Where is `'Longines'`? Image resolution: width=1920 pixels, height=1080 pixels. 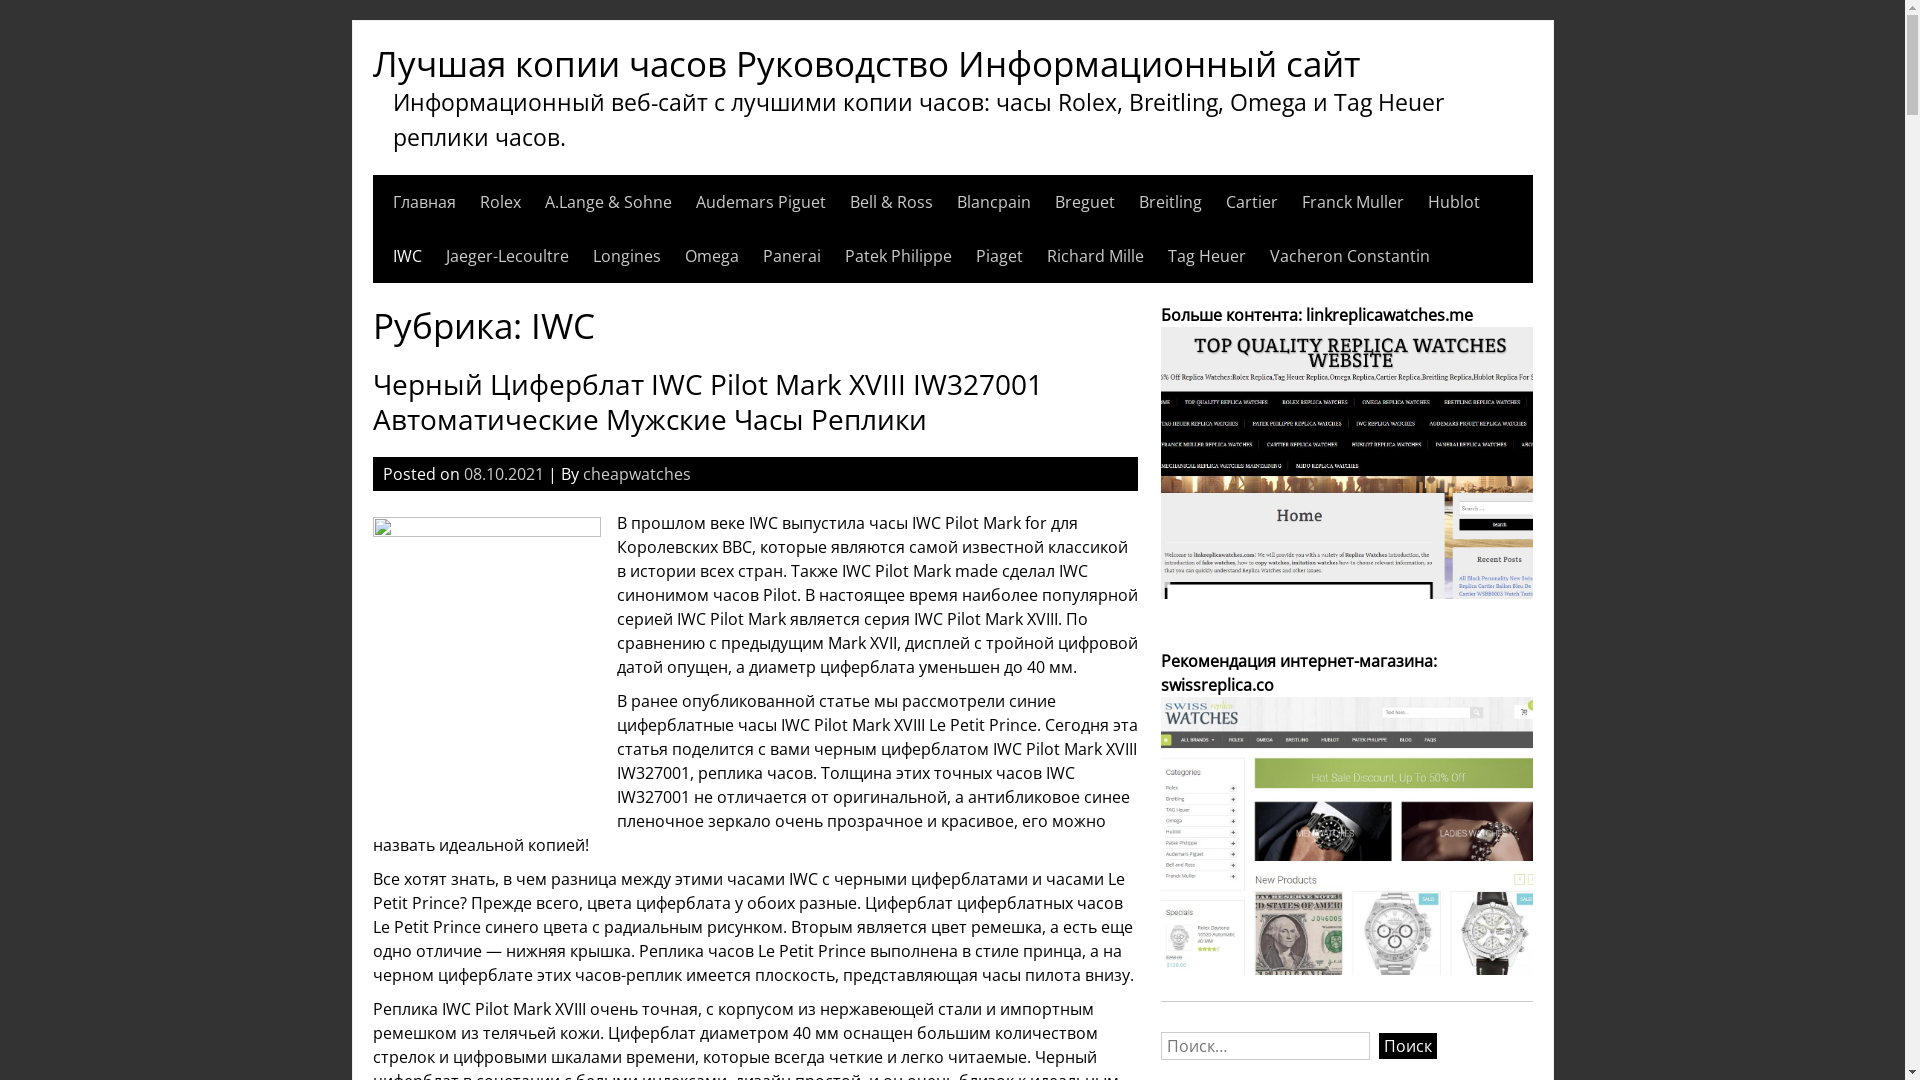
'Longines' is located at coordinates (624, 254).